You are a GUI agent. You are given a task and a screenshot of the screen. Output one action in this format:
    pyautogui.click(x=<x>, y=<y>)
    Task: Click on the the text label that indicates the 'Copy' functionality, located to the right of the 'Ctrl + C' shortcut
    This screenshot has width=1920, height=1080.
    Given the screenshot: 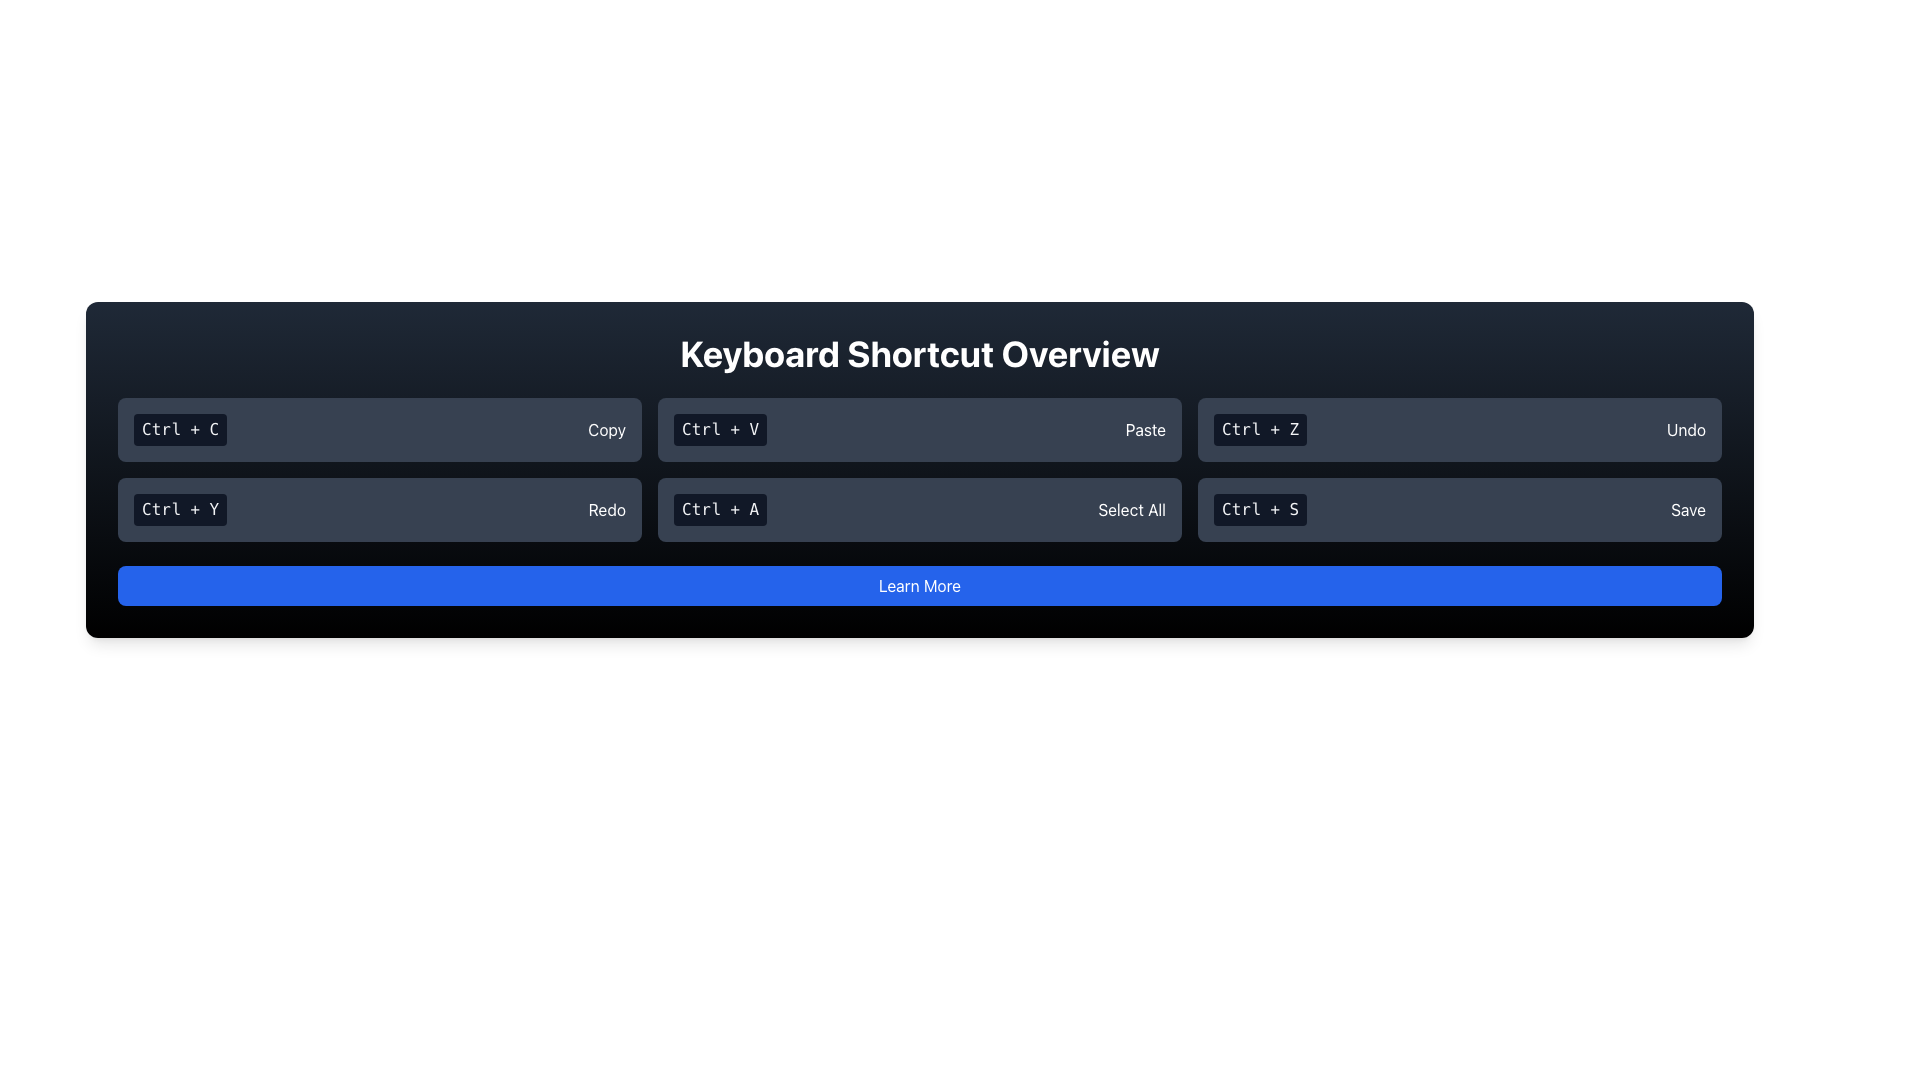 What is the action you would take?
    pyautogui.click(x=606, y=428)
    